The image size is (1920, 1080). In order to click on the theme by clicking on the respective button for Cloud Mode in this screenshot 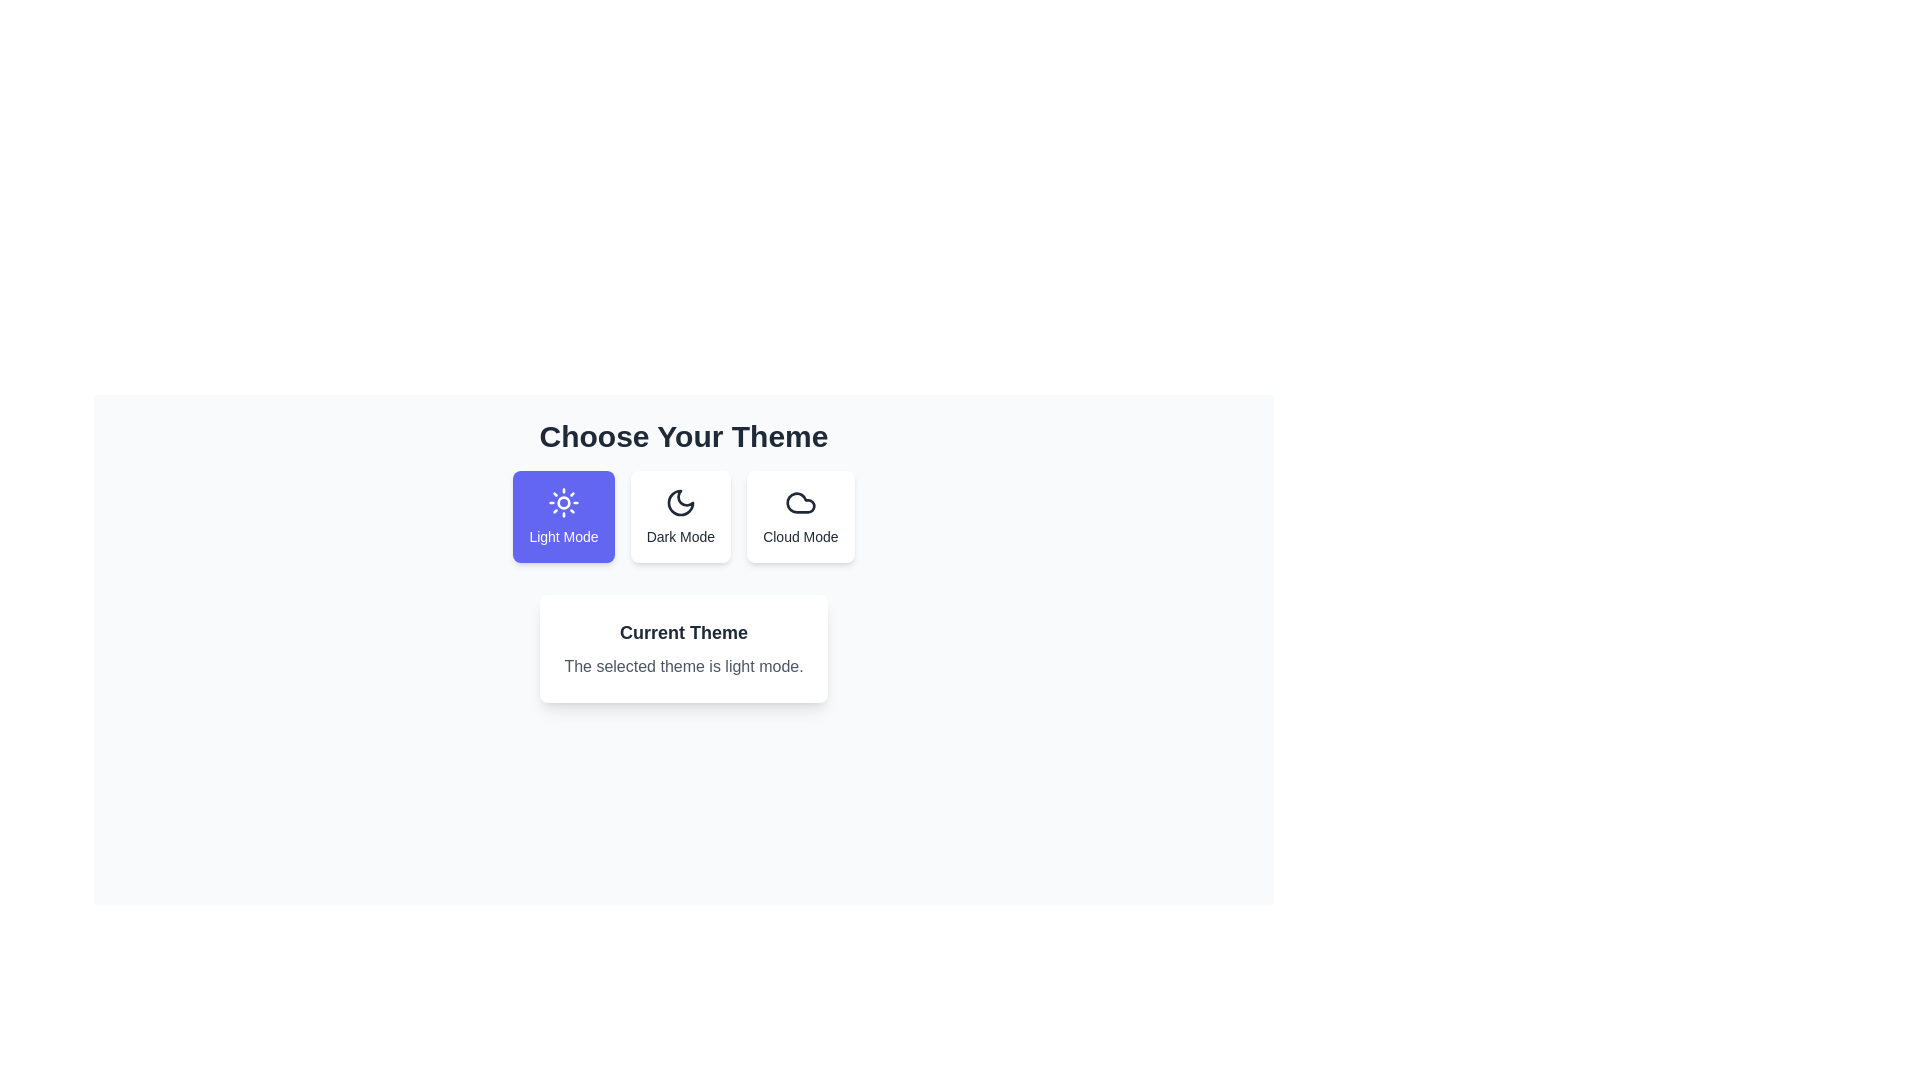, I will do `click(800, 515)`.